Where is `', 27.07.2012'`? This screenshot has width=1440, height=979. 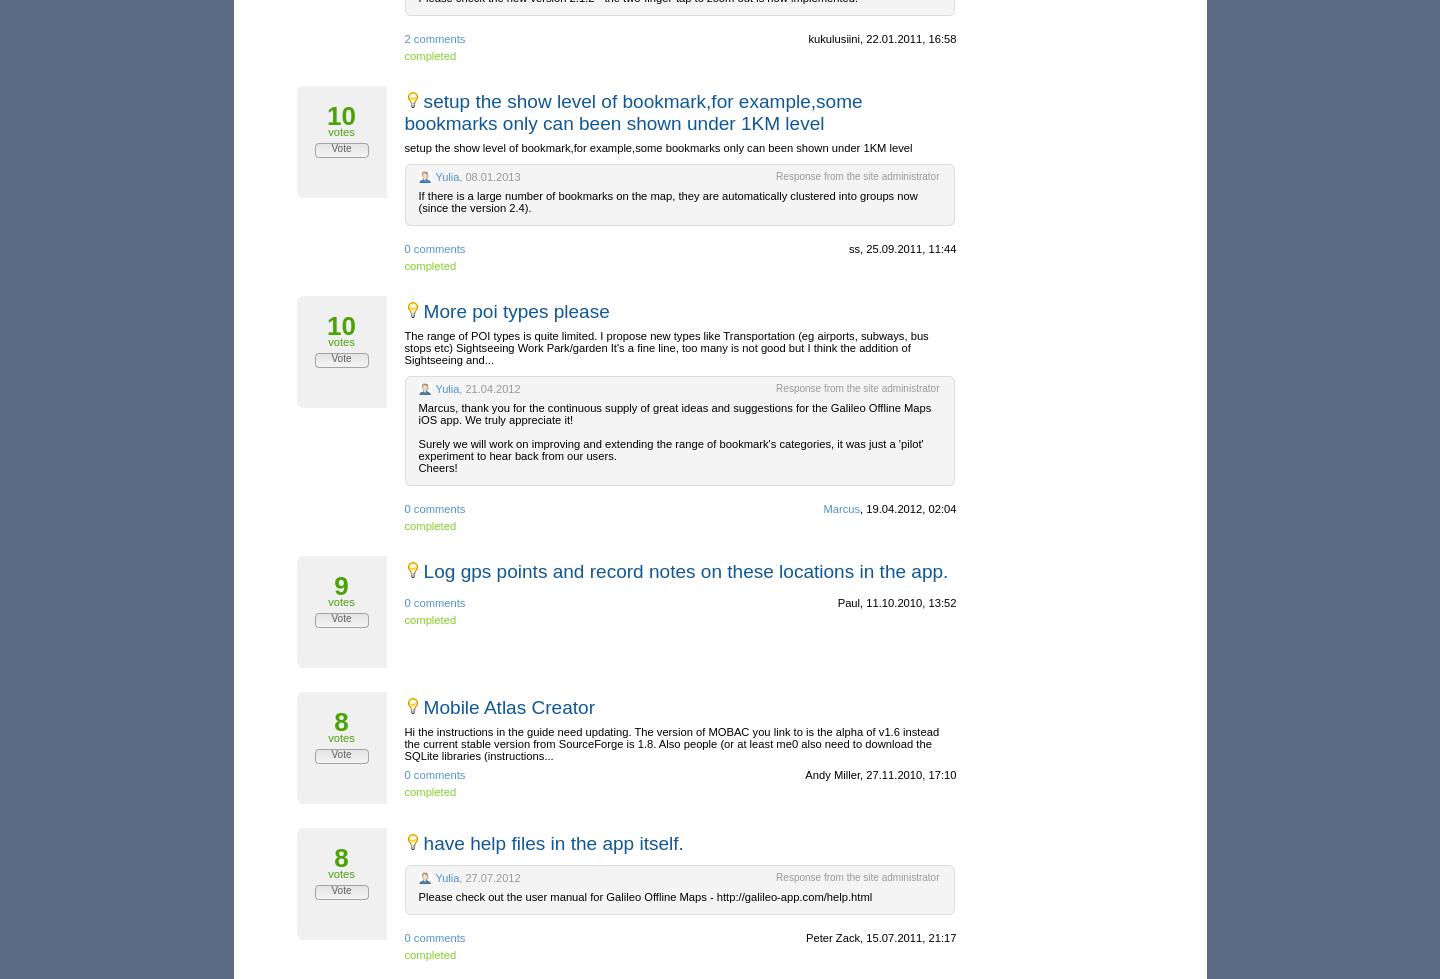 ', 27.07.2012' is located at coordinates (488, 876).